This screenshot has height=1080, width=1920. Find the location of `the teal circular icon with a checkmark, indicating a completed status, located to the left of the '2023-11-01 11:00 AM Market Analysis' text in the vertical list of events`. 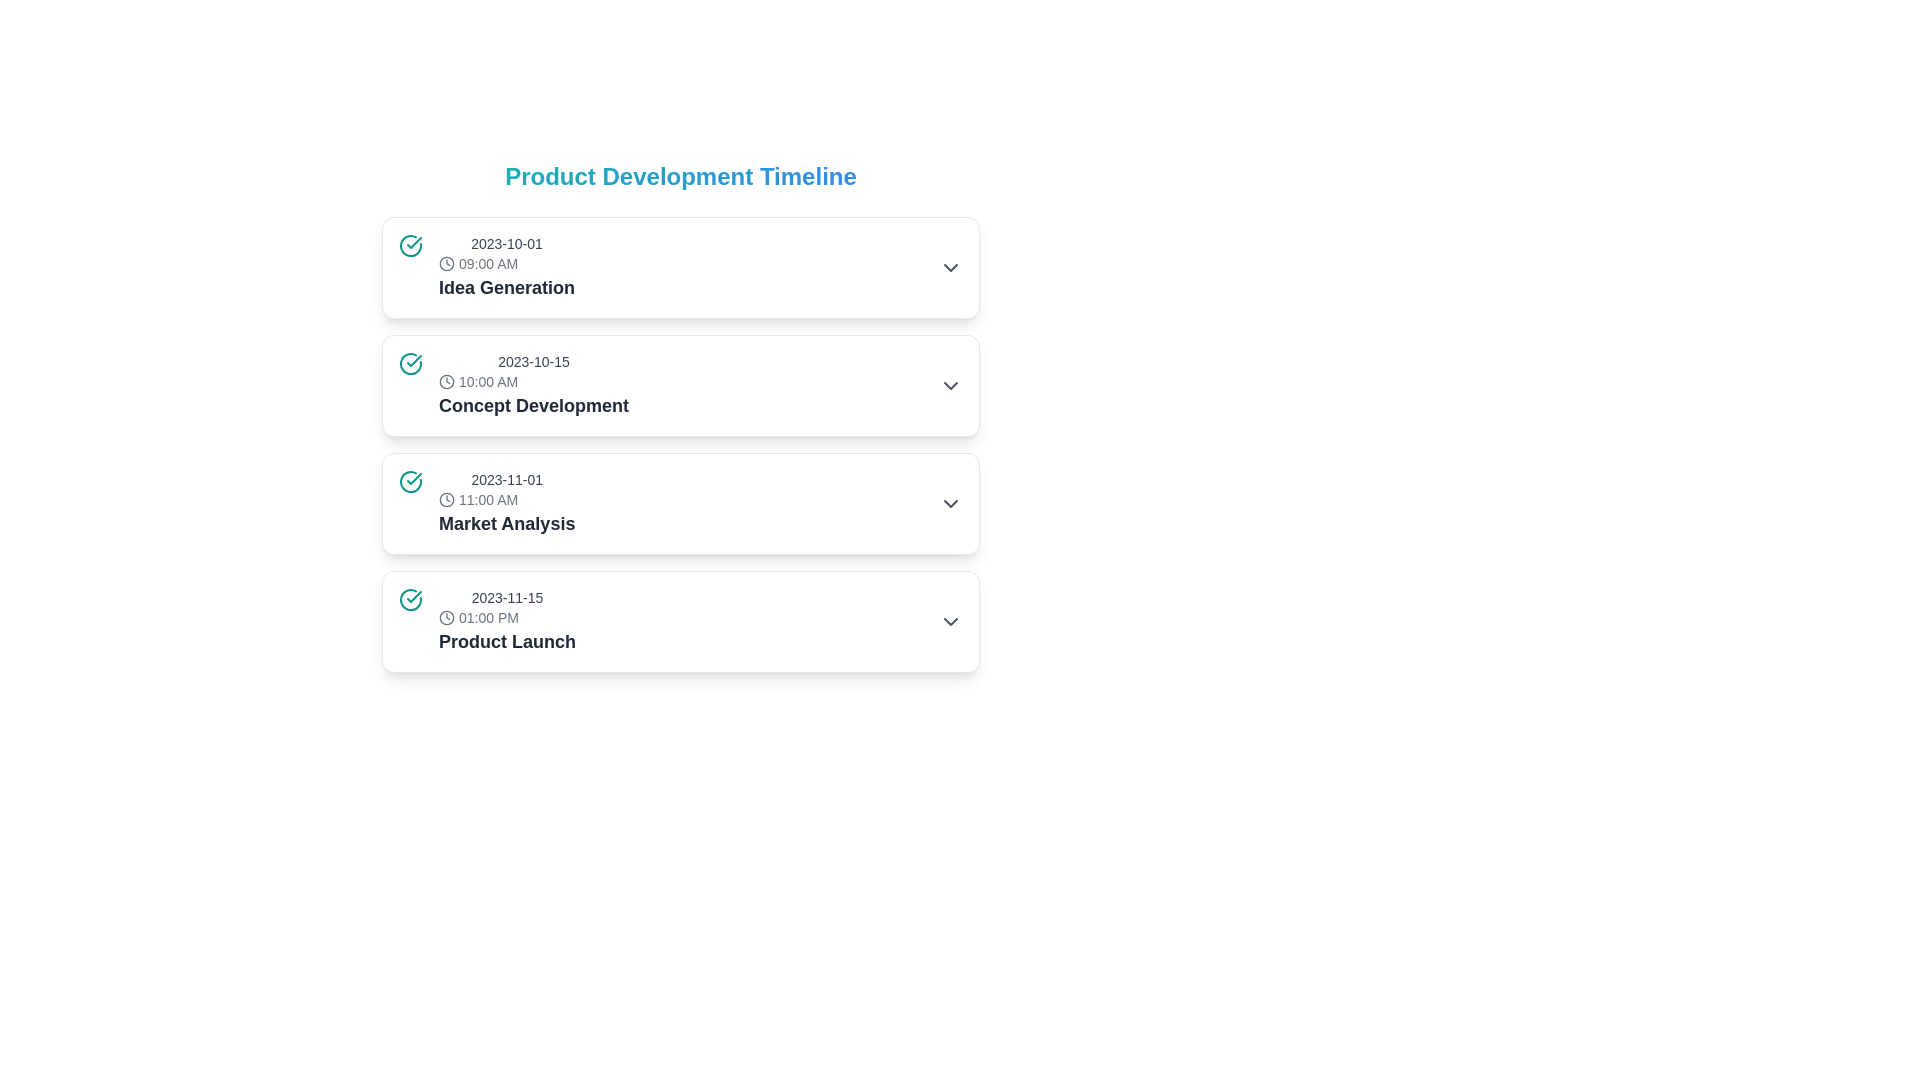

the teal circular icon with a checkmark, indicating a completed status, located to the left of the '2023-11-01 11:00 AM Market Analysis' text in the vertical list of events is located at coordinates (410, 482).